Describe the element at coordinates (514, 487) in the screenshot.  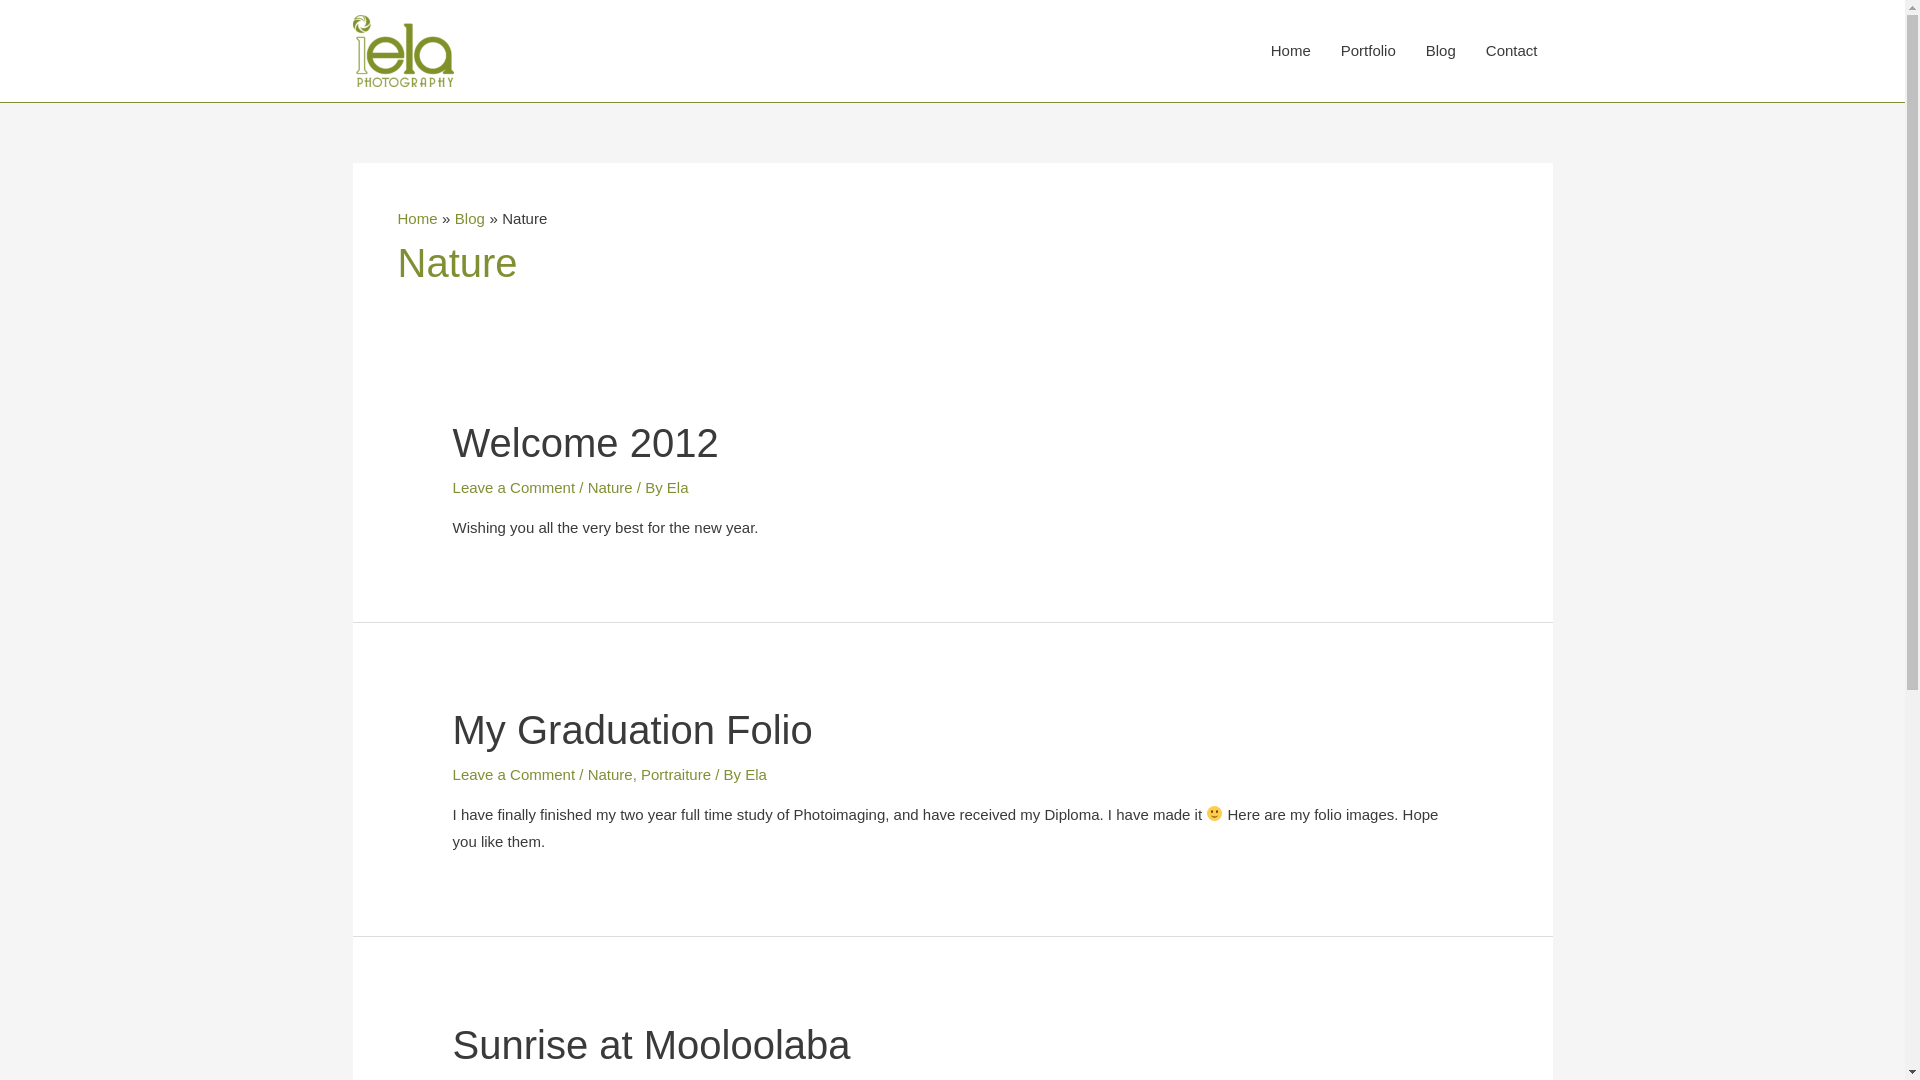
I see `'Leave a Comment'` at that location.